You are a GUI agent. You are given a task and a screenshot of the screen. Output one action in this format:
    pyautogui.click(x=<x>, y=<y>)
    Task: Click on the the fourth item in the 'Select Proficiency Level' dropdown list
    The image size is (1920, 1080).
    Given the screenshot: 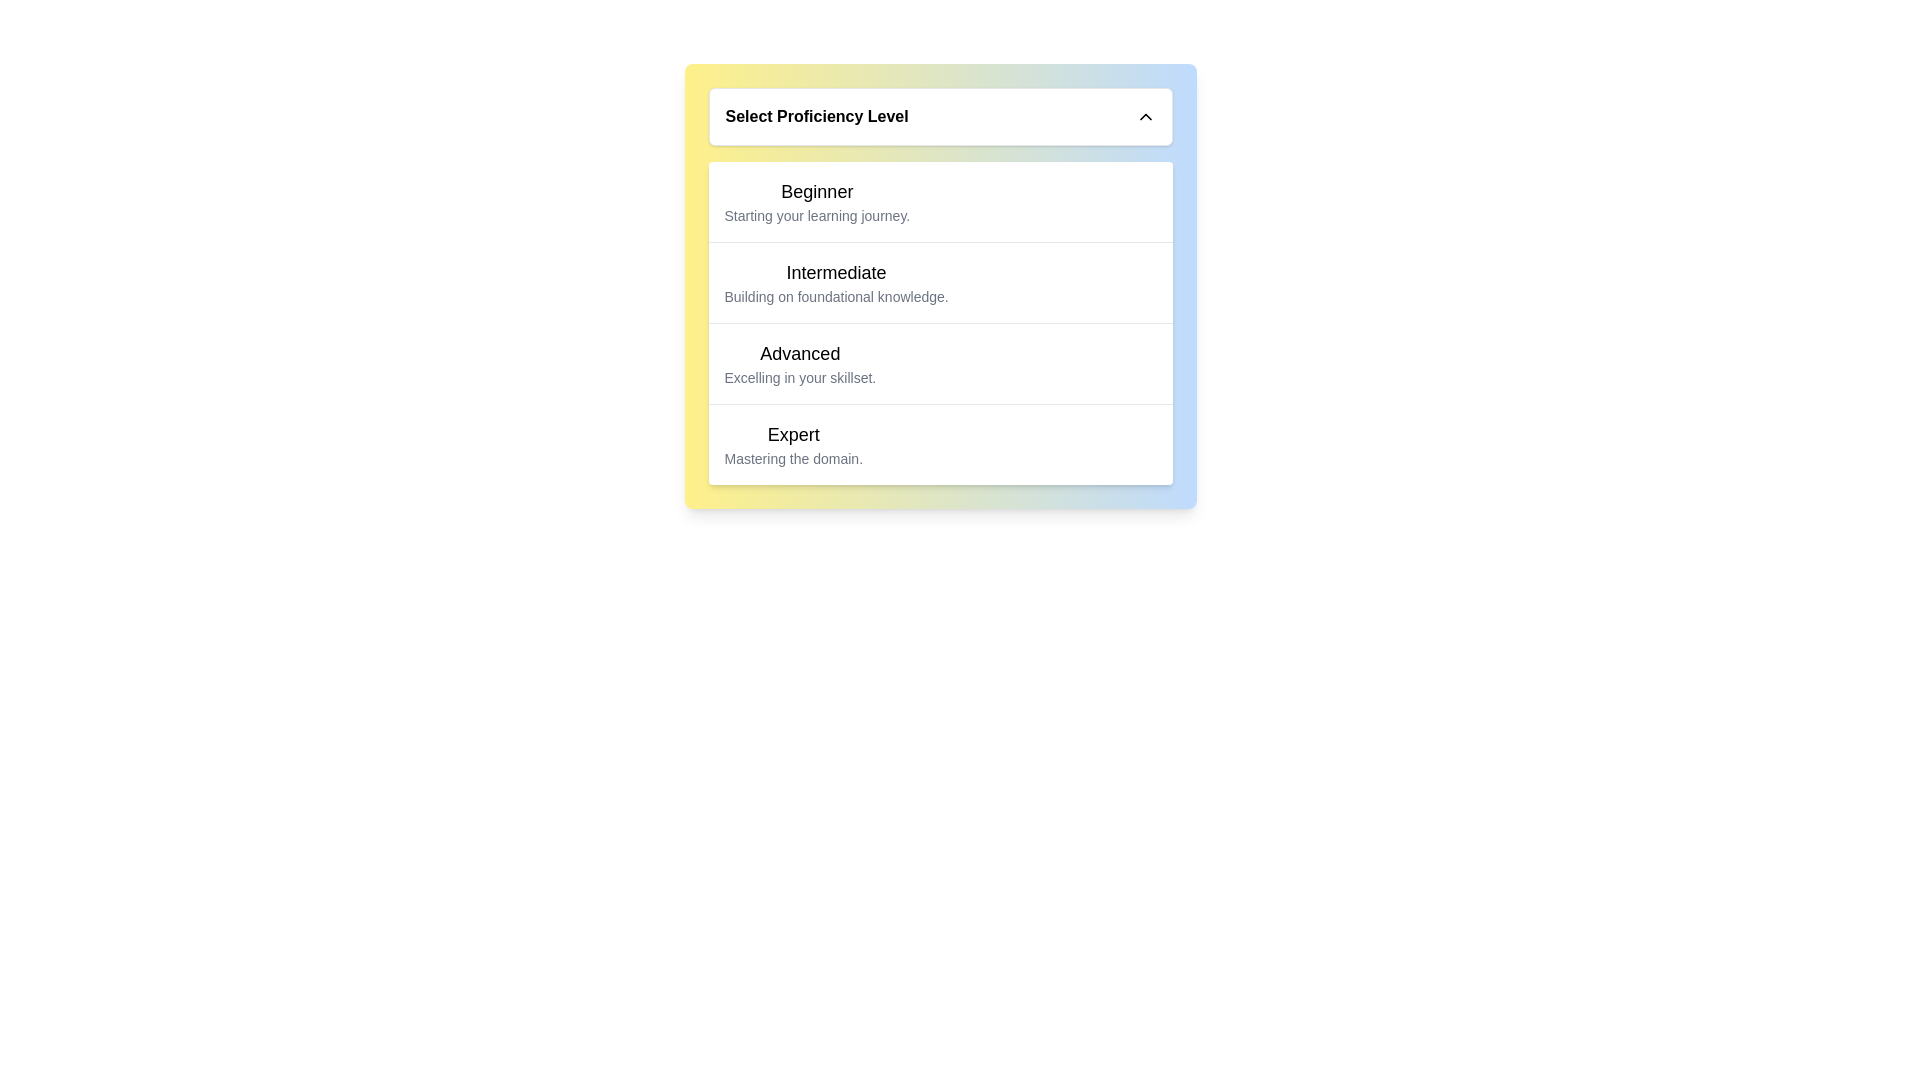 What is the action you would take?
    pyautogui.click(x=939, y=443)
    